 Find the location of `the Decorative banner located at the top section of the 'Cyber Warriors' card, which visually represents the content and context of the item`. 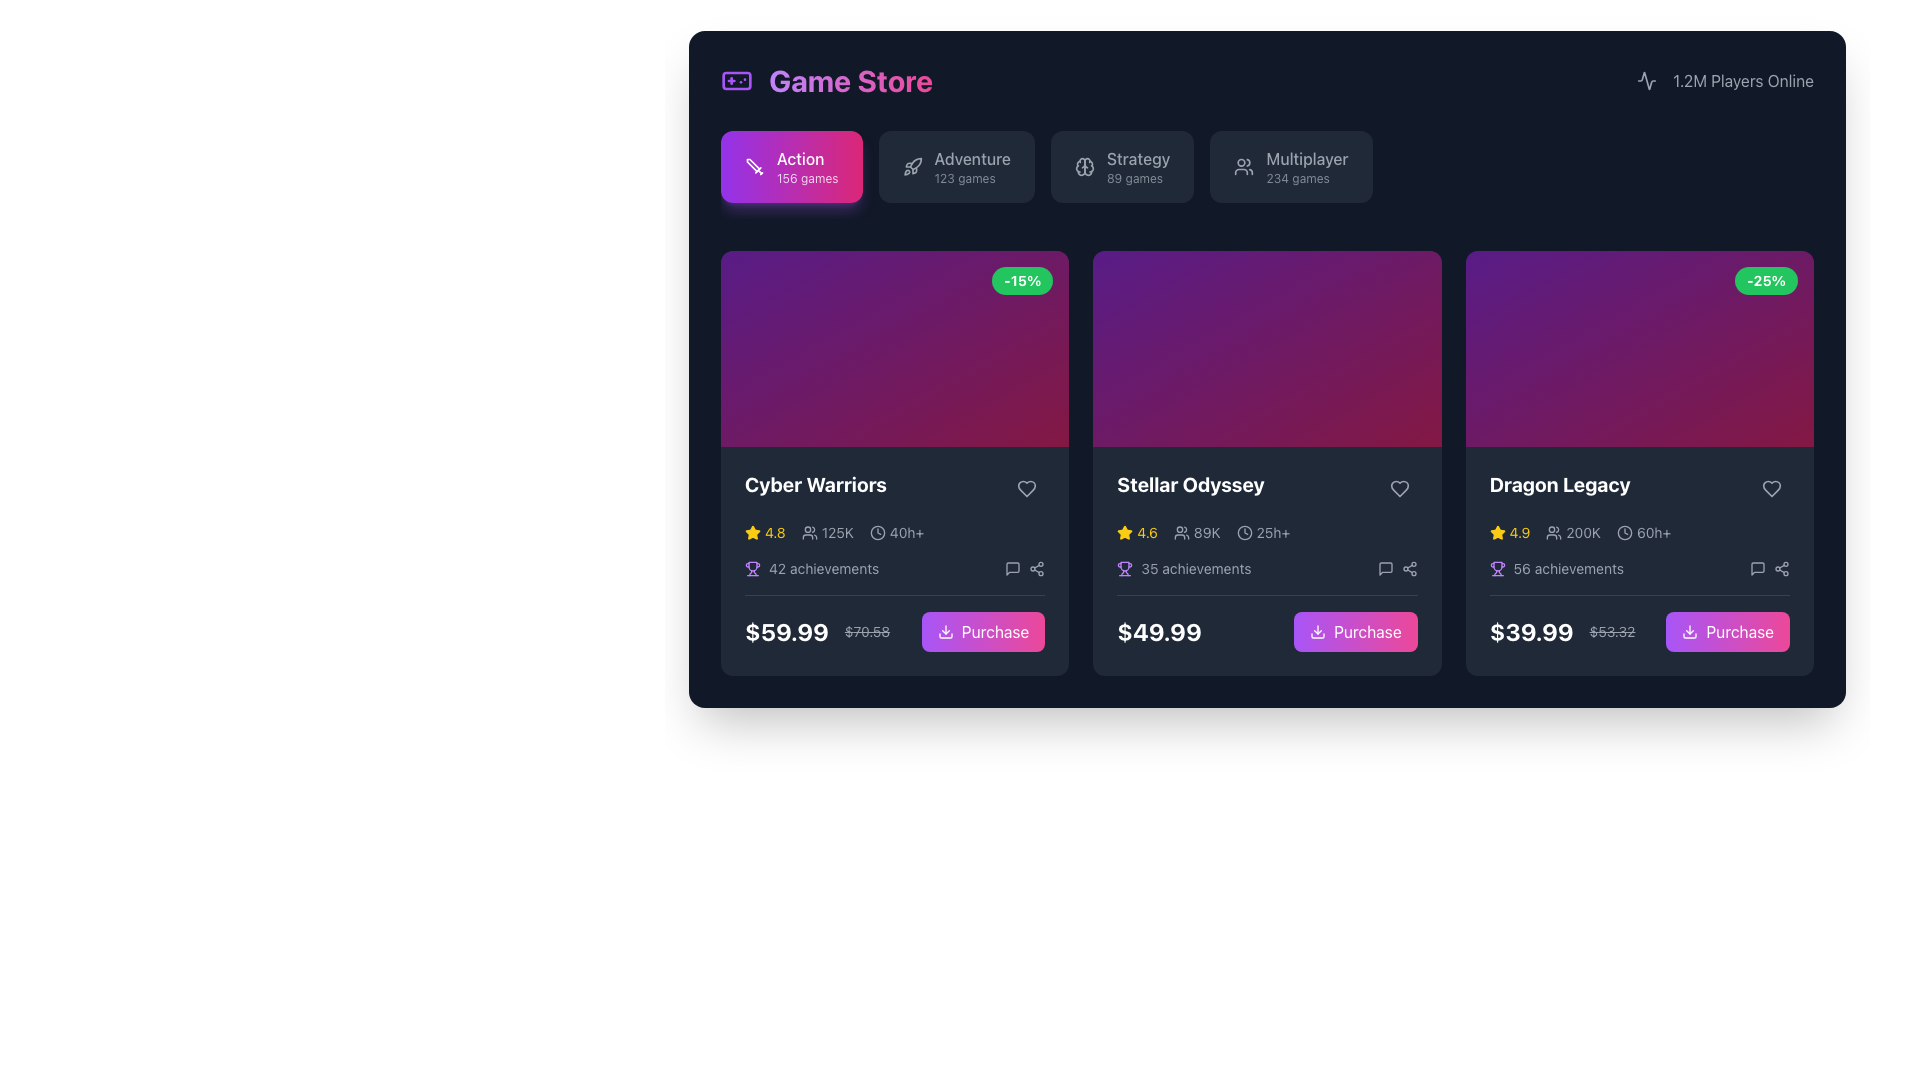

the Decorative banner located at the top section of the 'Cyber Warriors' card, which visually represents the content and context of the item is located at coordinates (894, 347).